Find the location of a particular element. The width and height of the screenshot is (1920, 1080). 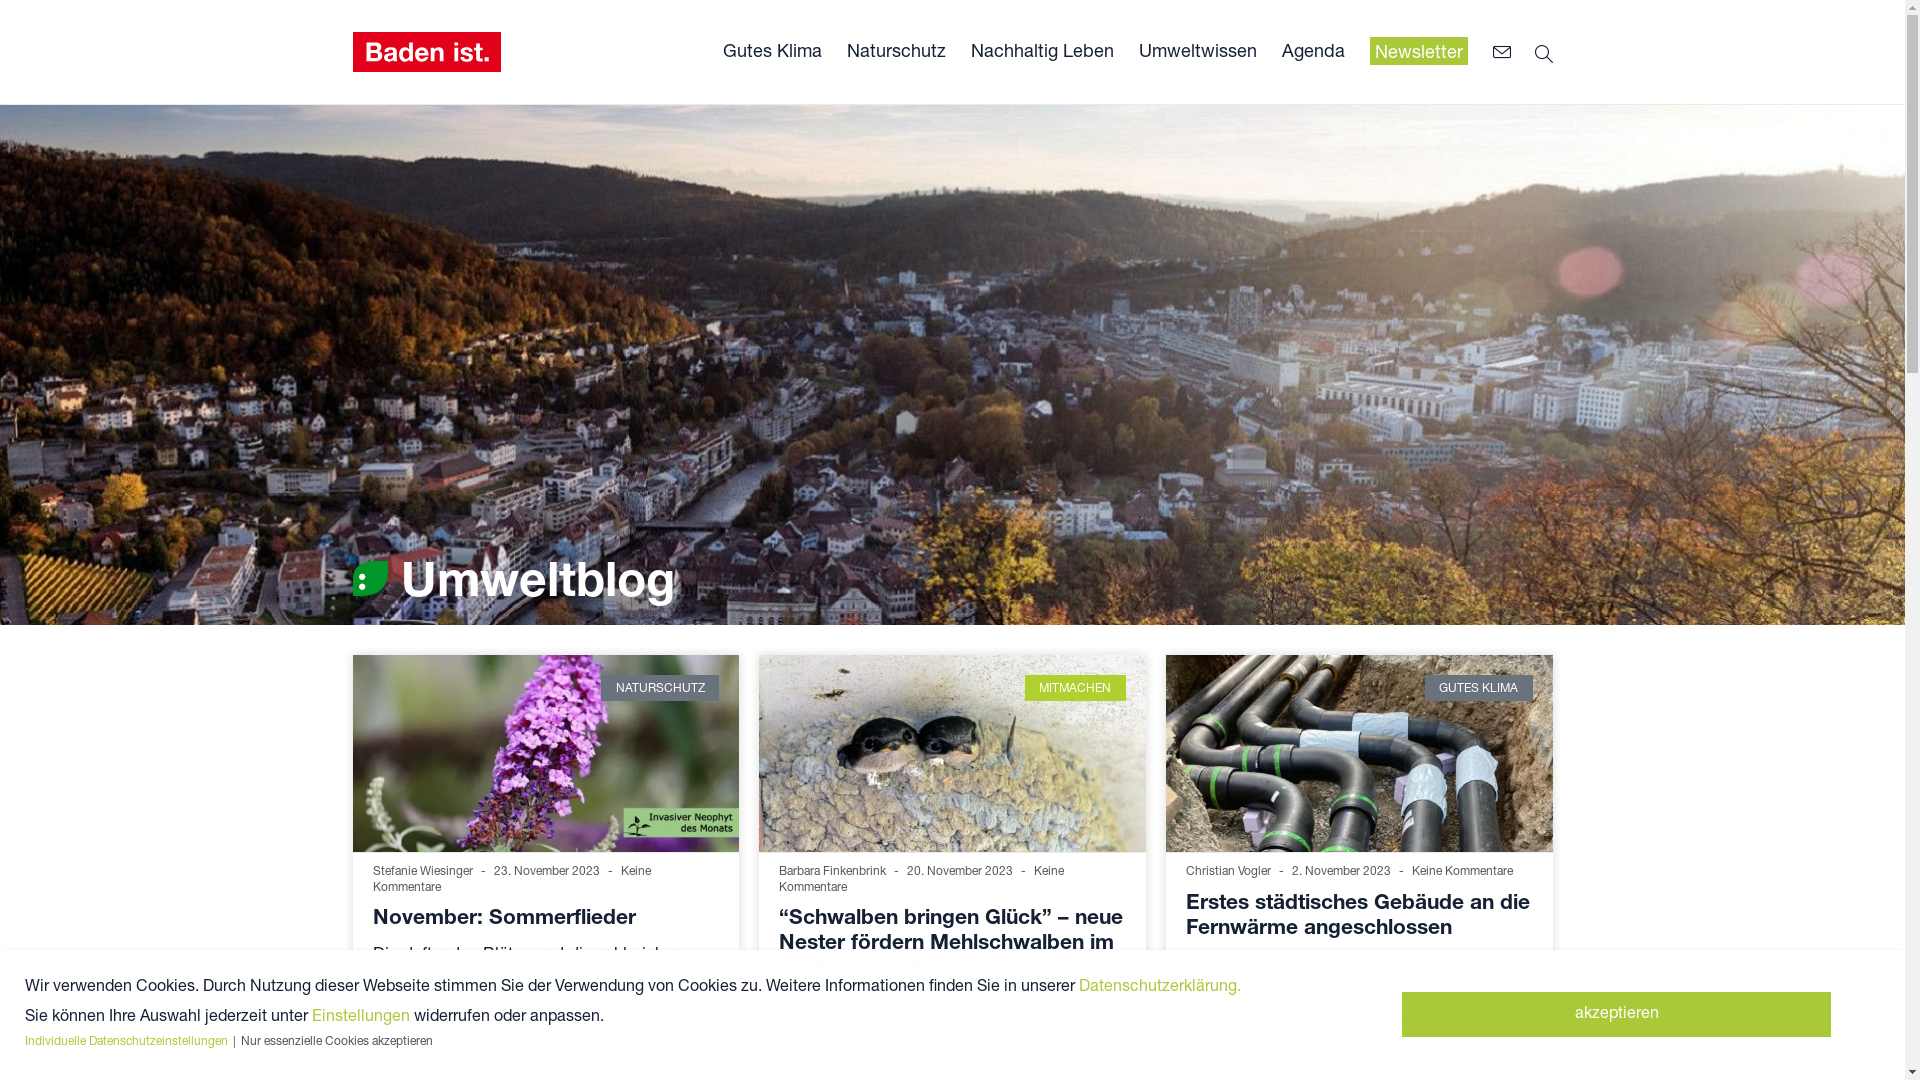

'Agenda' is located at coordinates (1313, 49).